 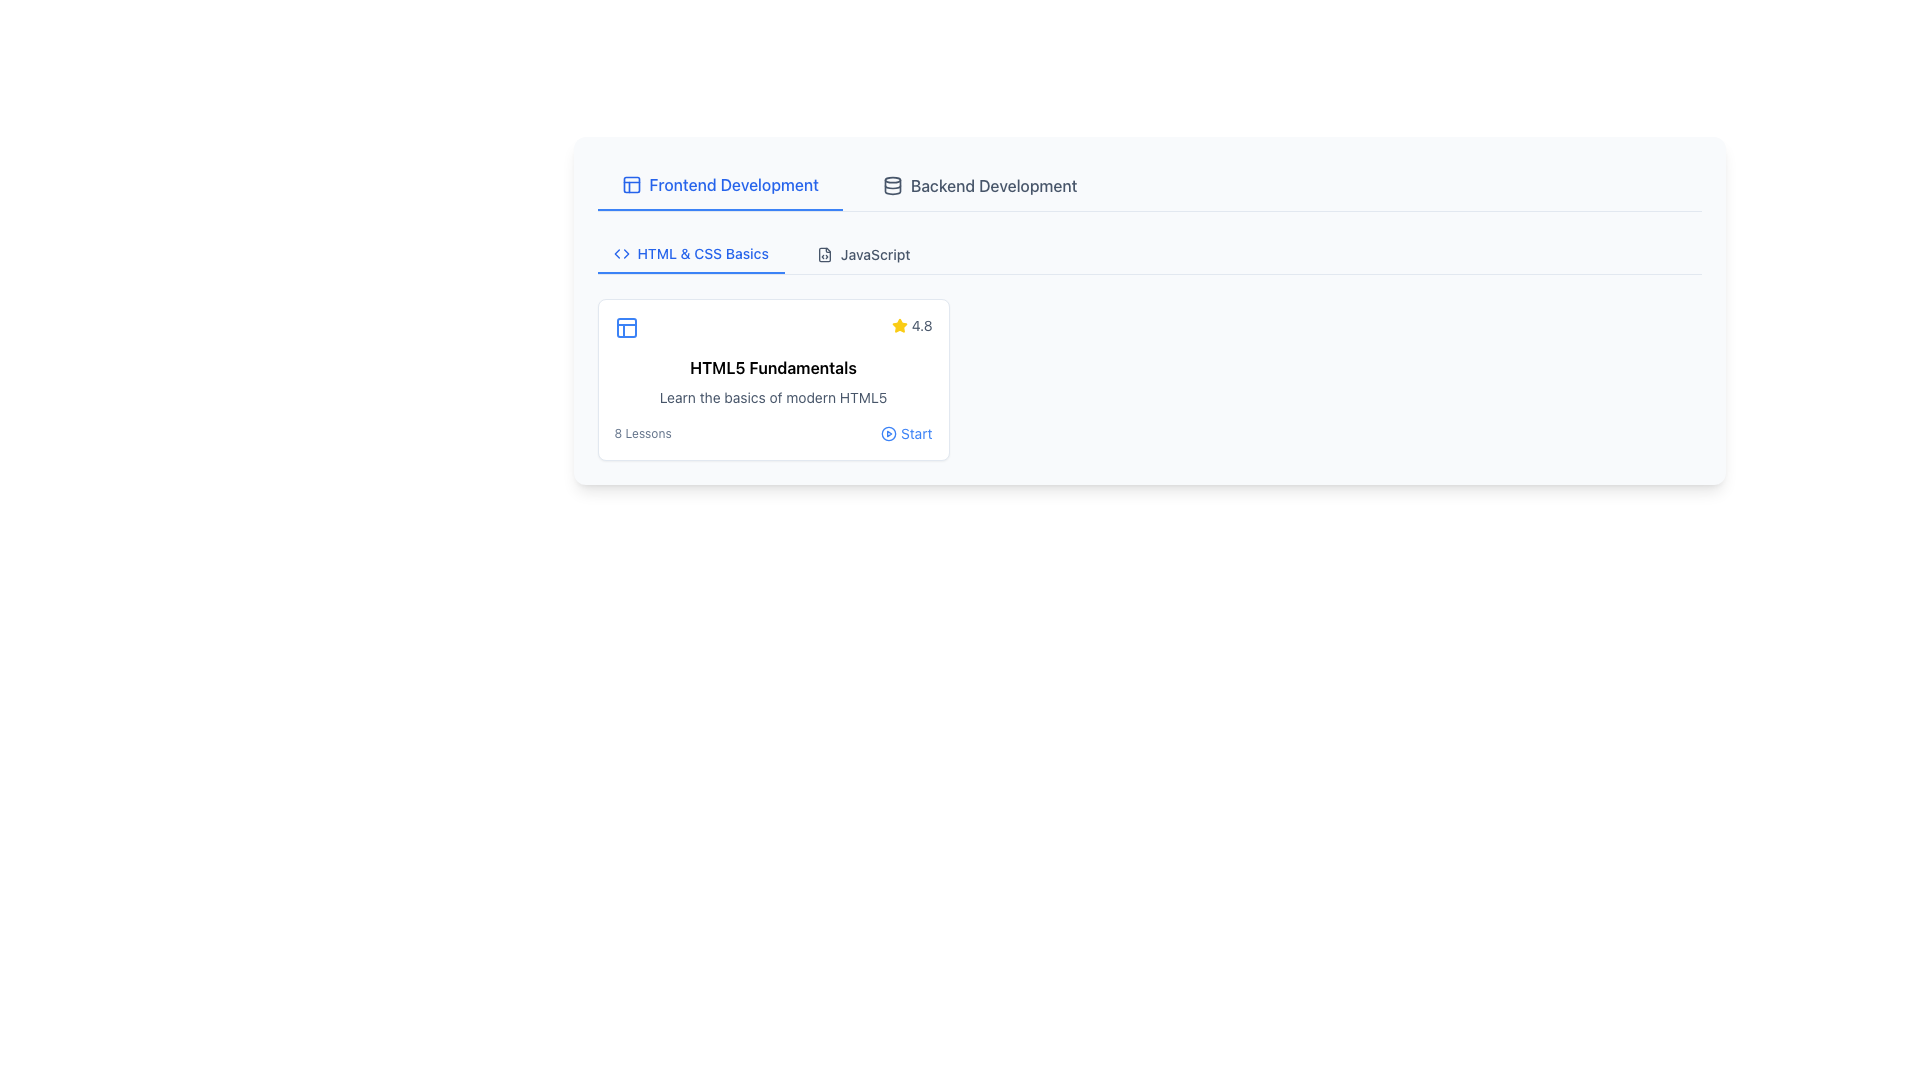 What do you see at coordinates (691, 253) in the screenshot?
I see `the 'HTML & CSS Basics' navigation item` at bounding box center [691, 253].